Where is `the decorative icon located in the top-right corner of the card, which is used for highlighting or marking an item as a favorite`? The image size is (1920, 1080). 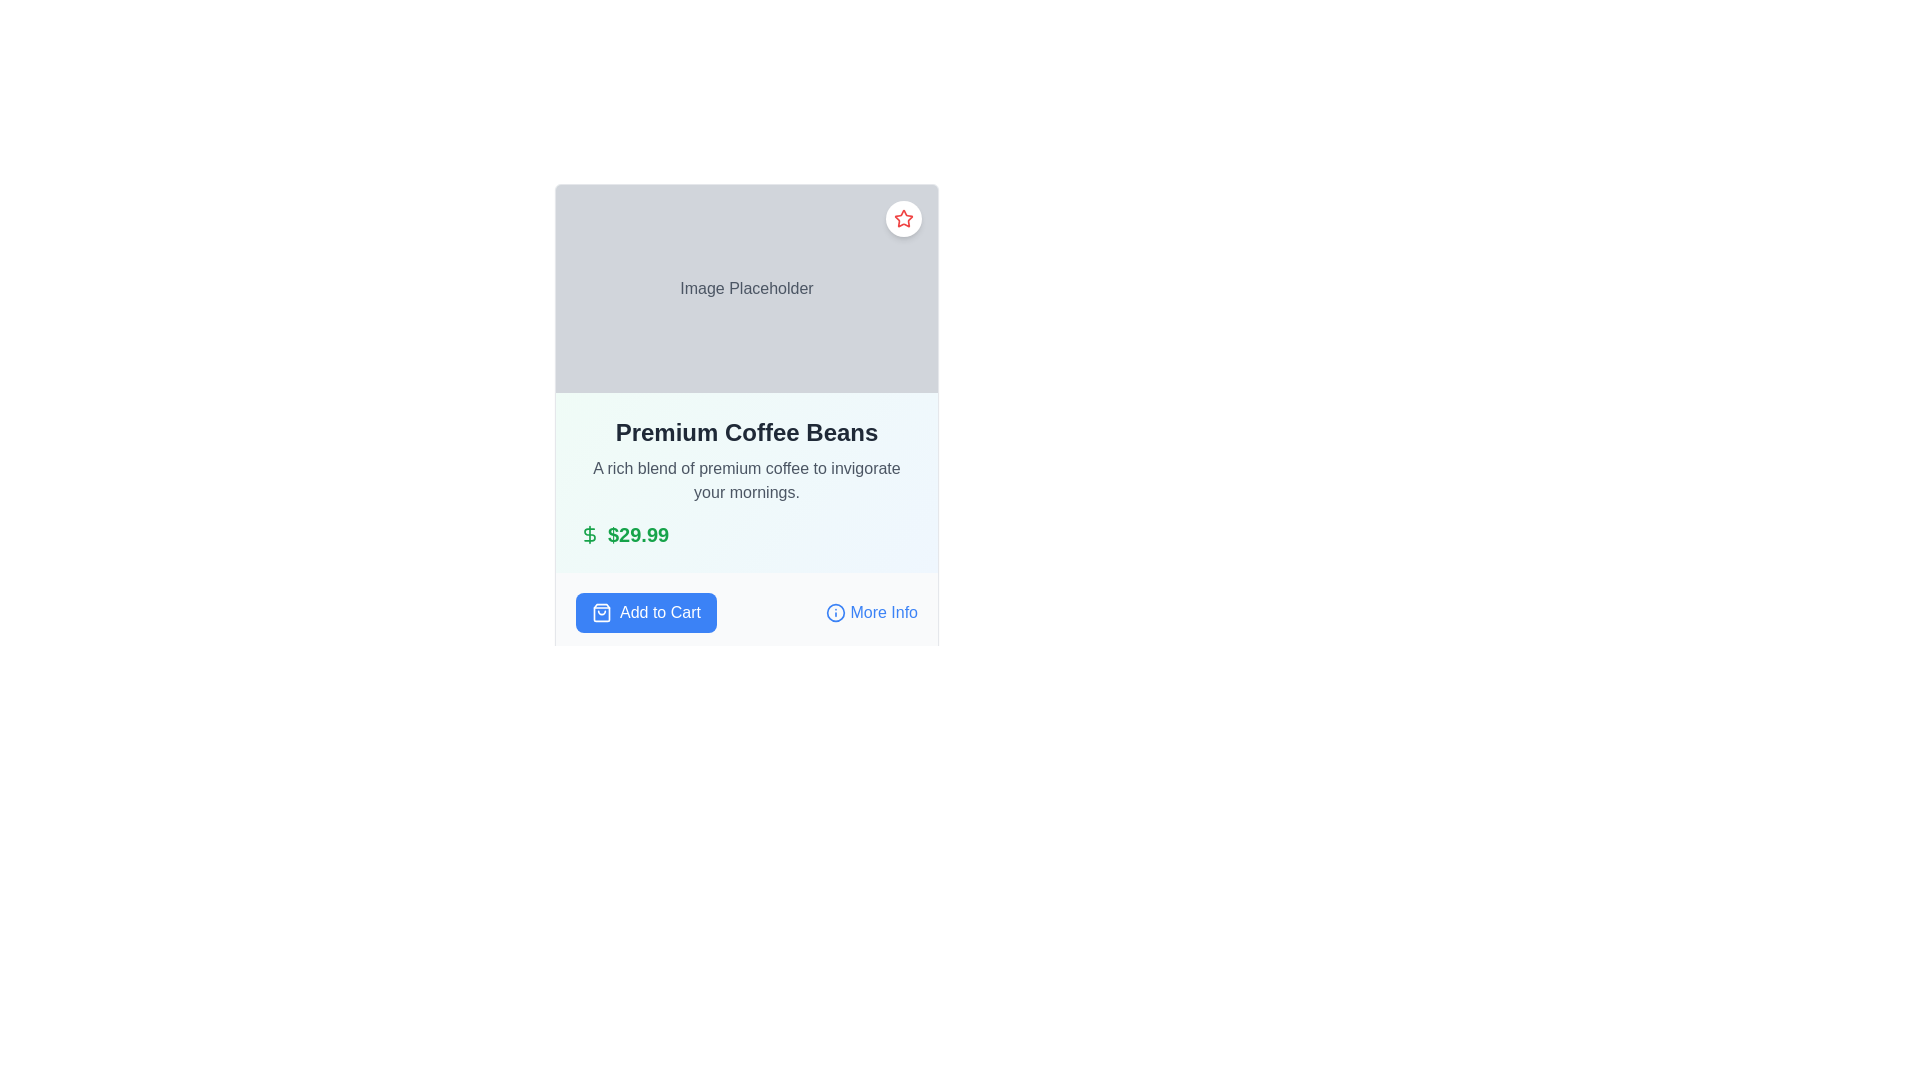 the decorative icon located in the top-right corner of the card, which is used for highlighting or marking an item as a favorite is located at coordinates (902, 219).